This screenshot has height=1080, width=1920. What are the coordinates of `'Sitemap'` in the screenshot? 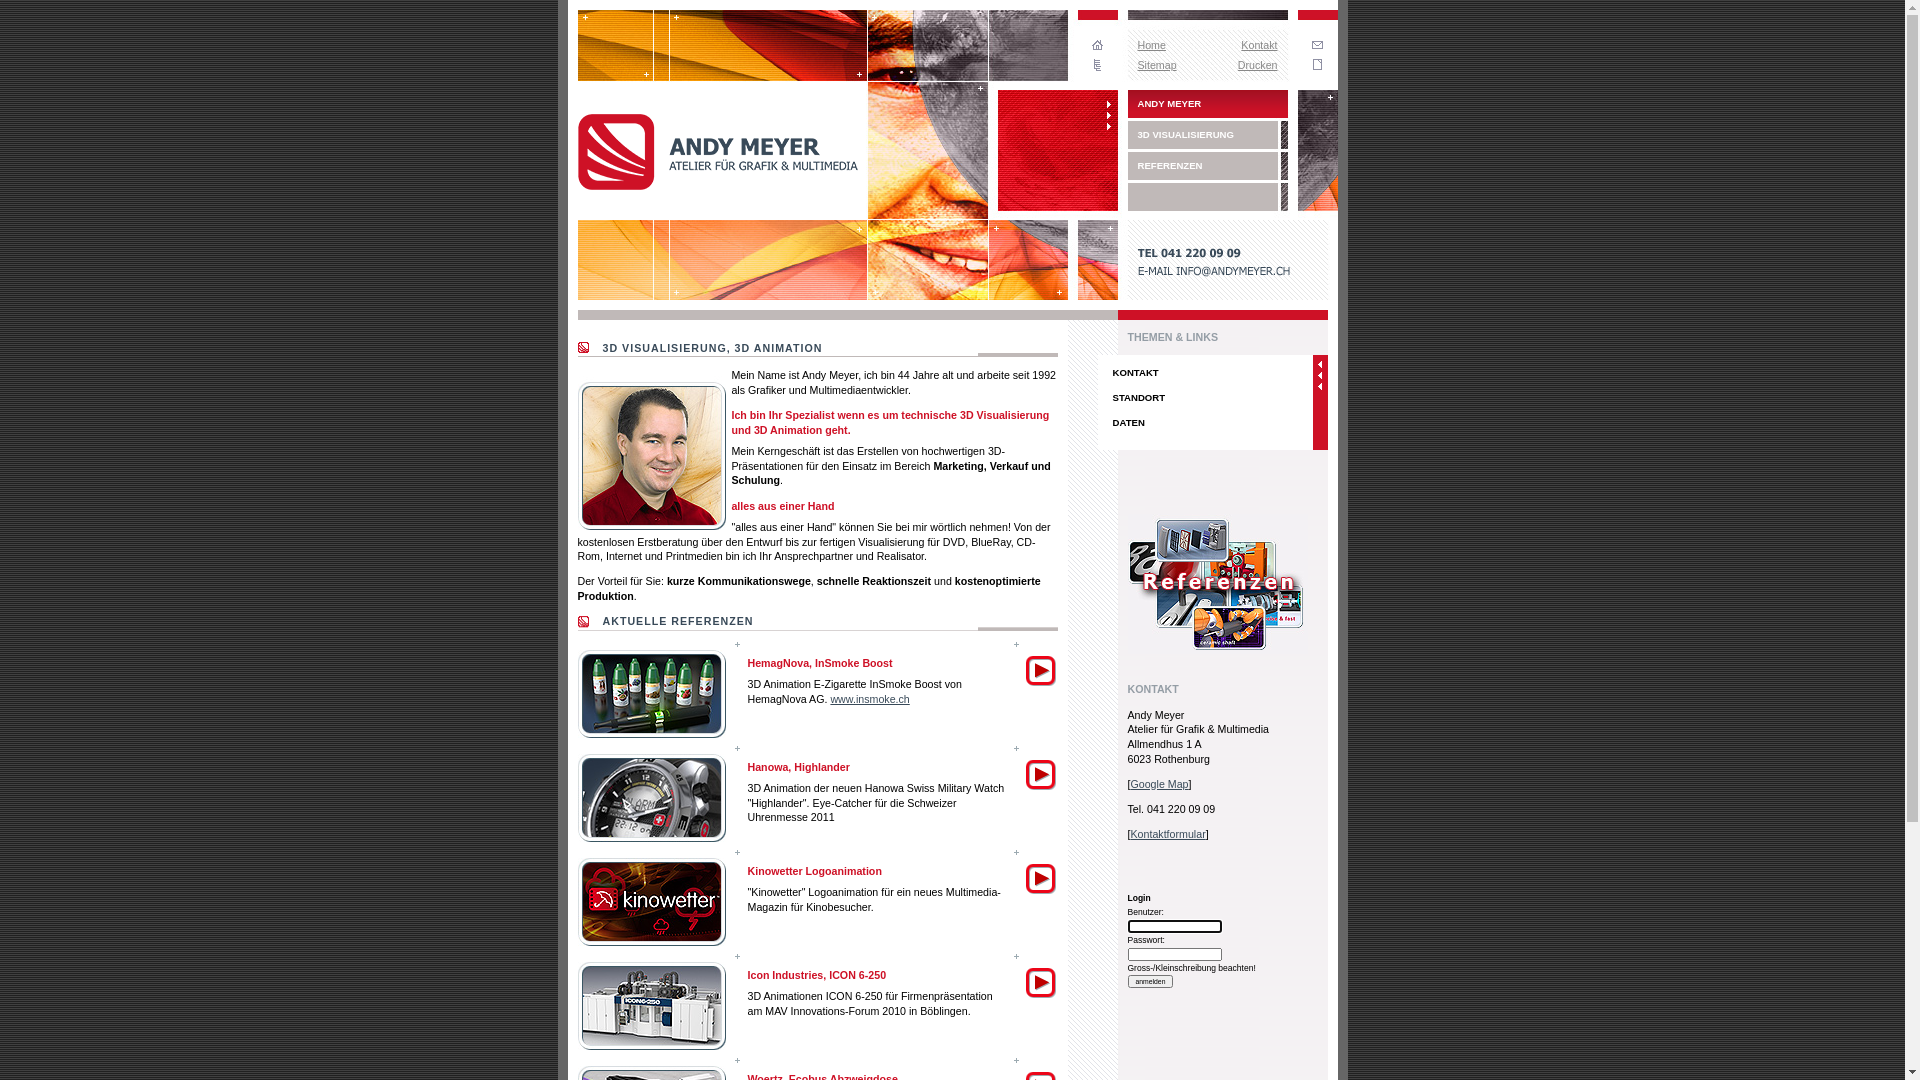 It's located at (1157, 64).